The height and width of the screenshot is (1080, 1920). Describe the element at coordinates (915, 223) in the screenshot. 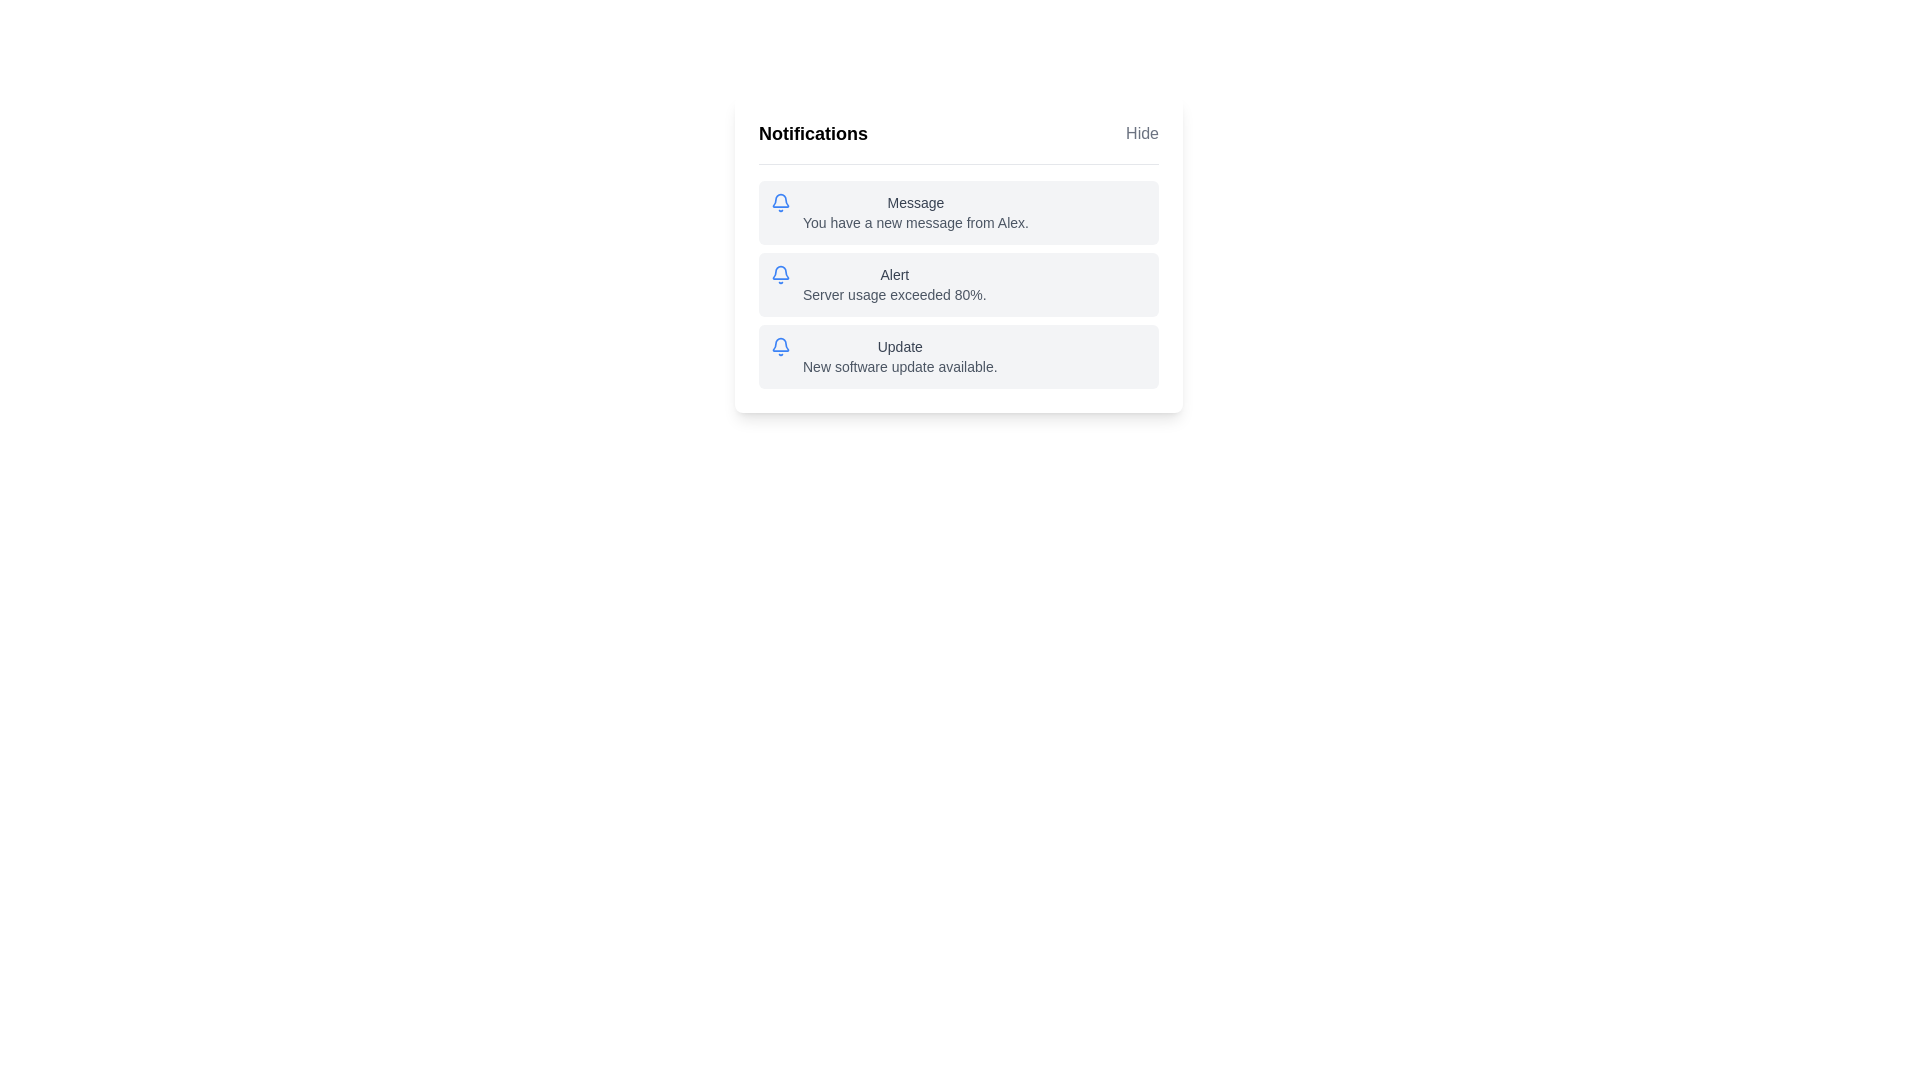

I see `the text element that displays additional details about the notification regarding a new message from Alex, located beneath the title 'Message' in the notification item` at that location.